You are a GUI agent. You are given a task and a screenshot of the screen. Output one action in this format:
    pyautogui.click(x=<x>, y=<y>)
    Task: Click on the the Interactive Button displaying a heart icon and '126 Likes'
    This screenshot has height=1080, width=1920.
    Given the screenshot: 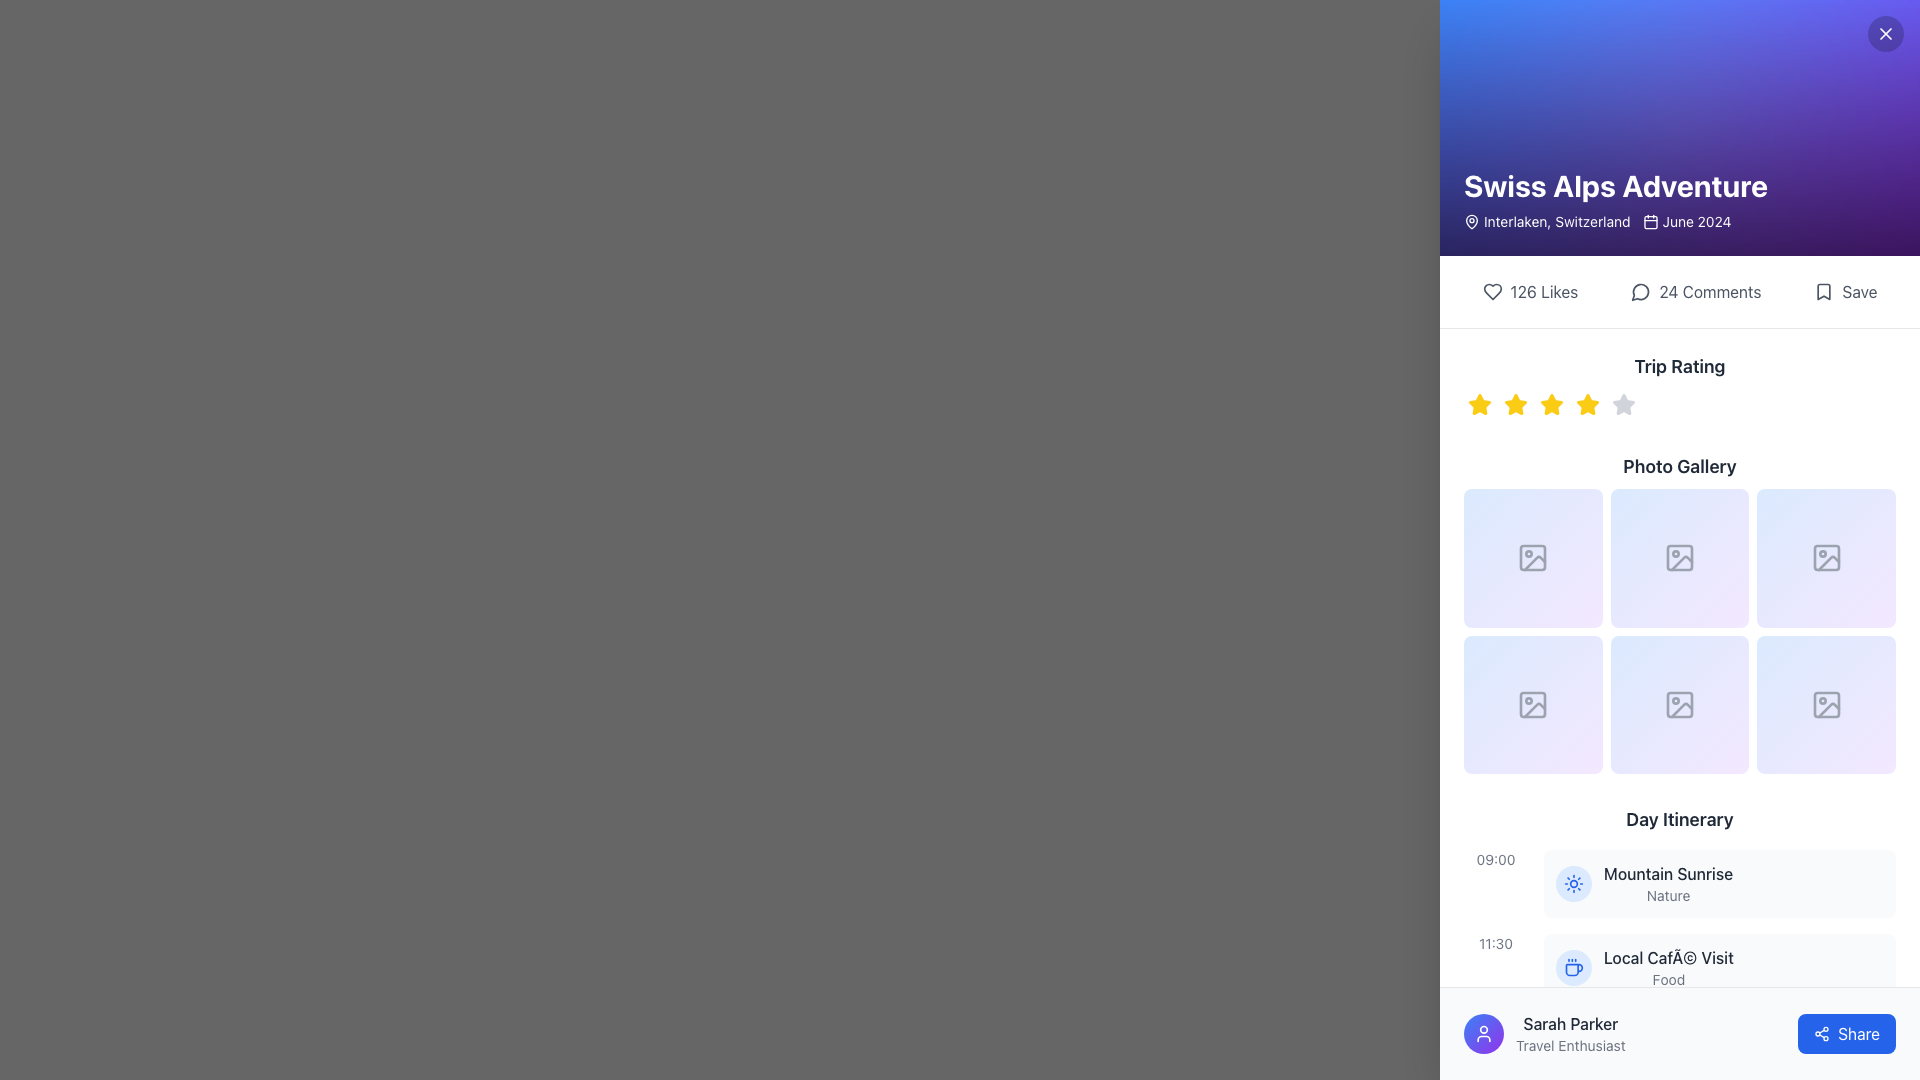 What is the action you would take?
    pyautogui.click(x=1529, y=292)
    